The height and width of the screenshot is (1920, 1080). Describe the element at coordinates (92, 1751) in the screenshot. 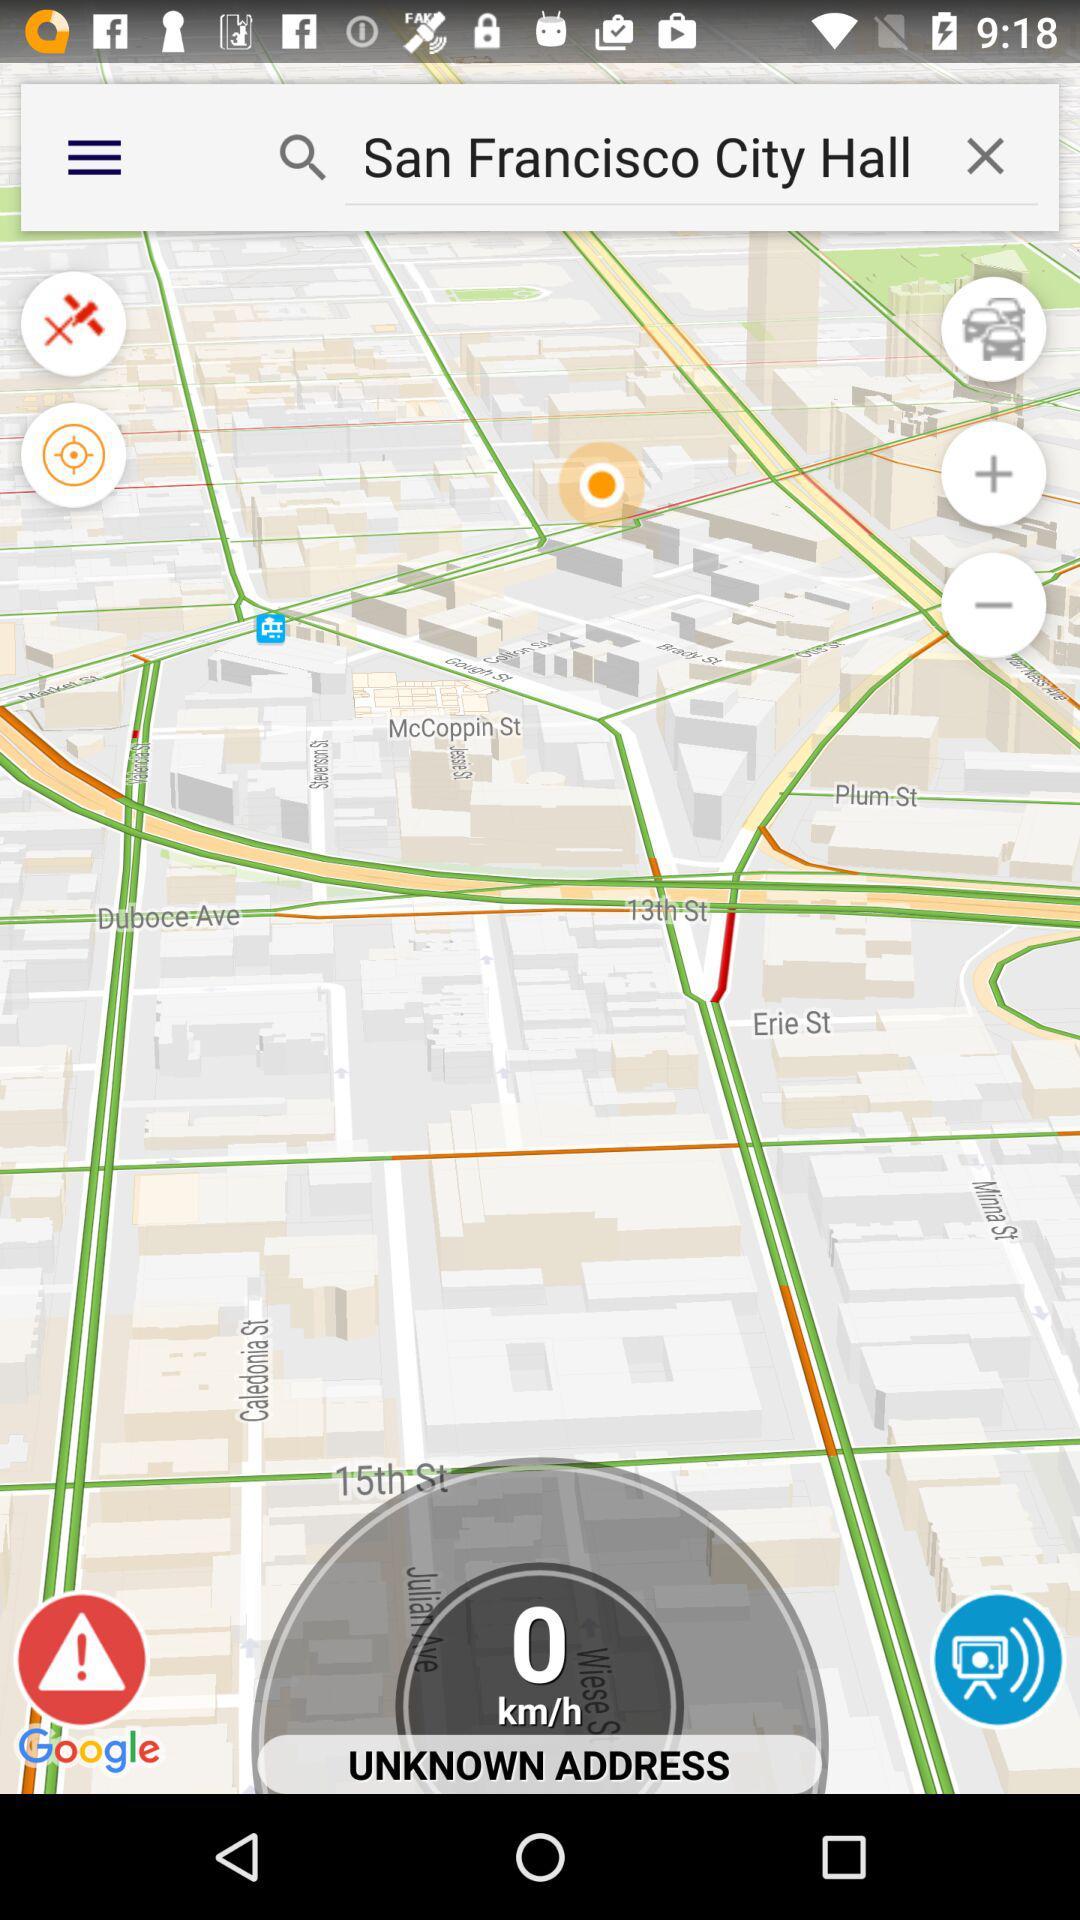

I see `the text called google` at that location.